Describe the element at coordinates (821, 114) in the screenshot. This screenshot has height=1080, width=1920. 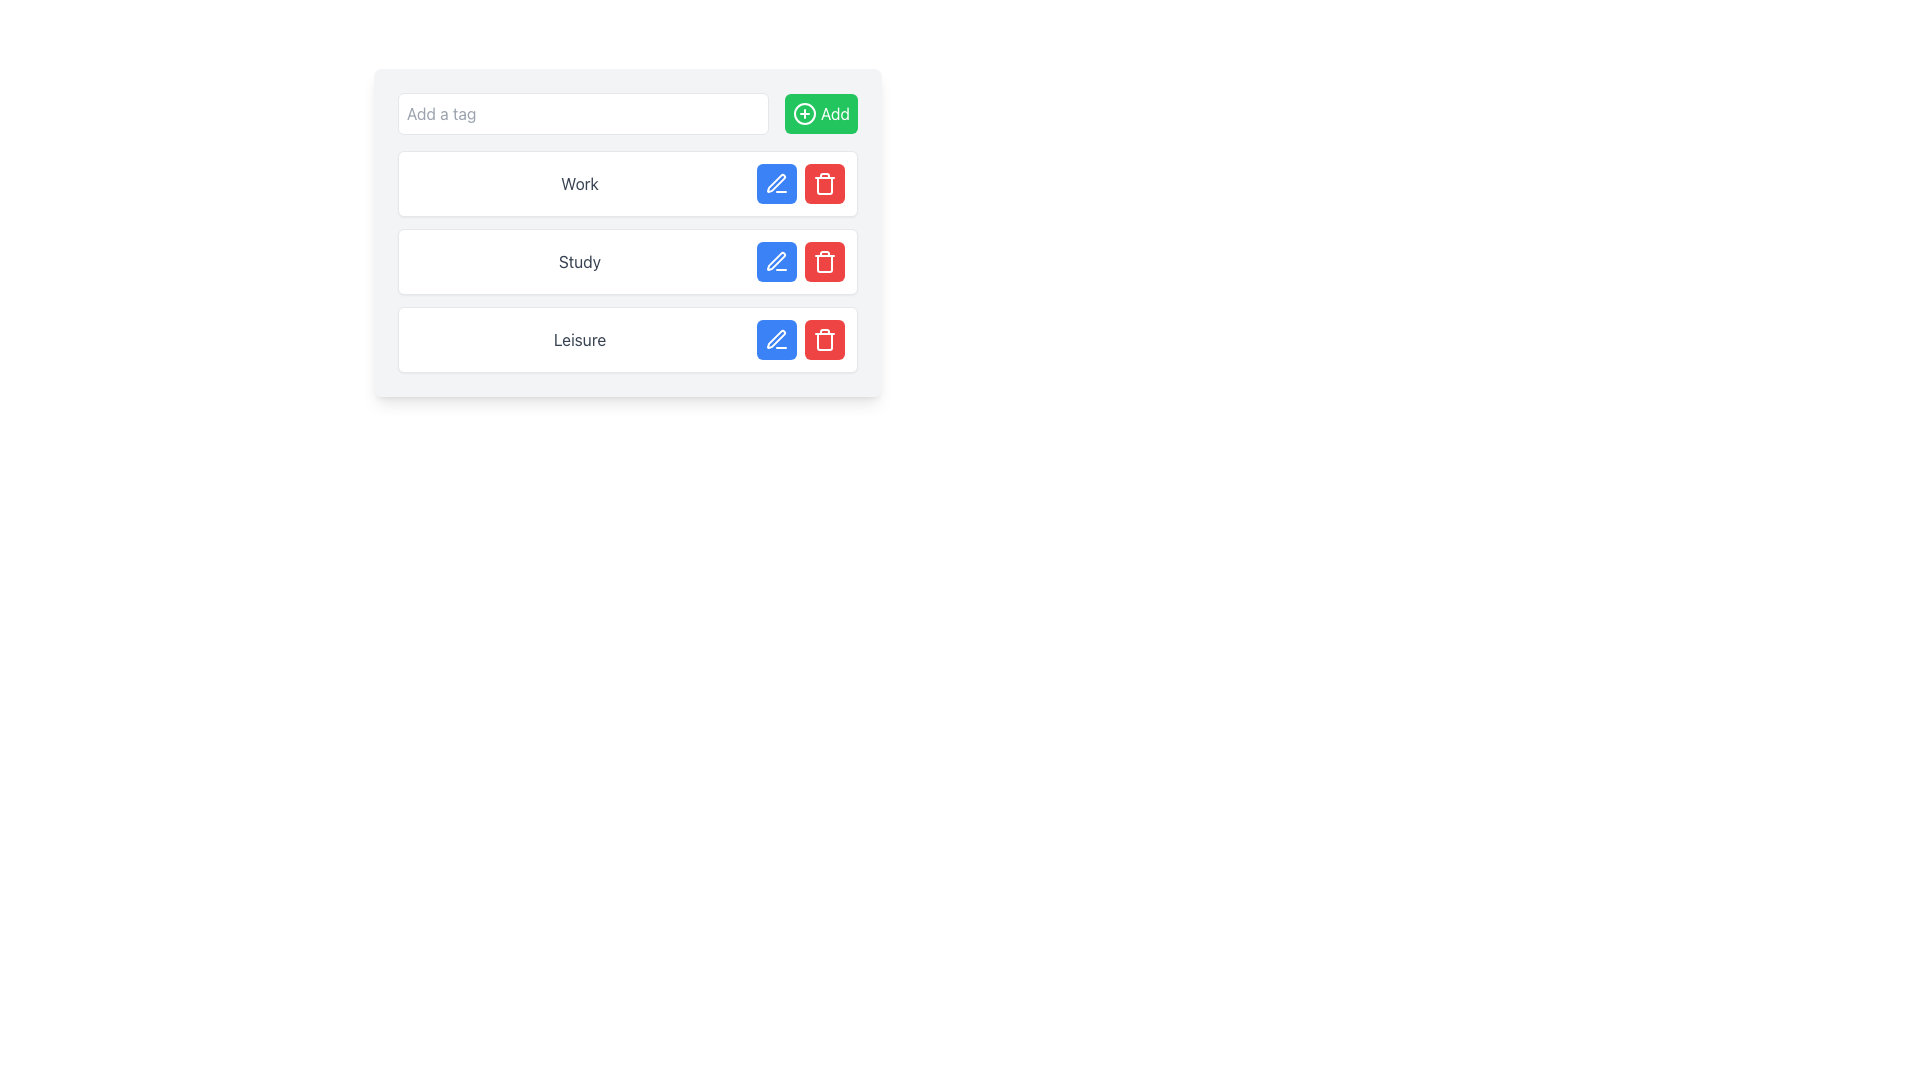
I see `the button located at the top right corner of a row, which is adjacent to a text input field` at that location.